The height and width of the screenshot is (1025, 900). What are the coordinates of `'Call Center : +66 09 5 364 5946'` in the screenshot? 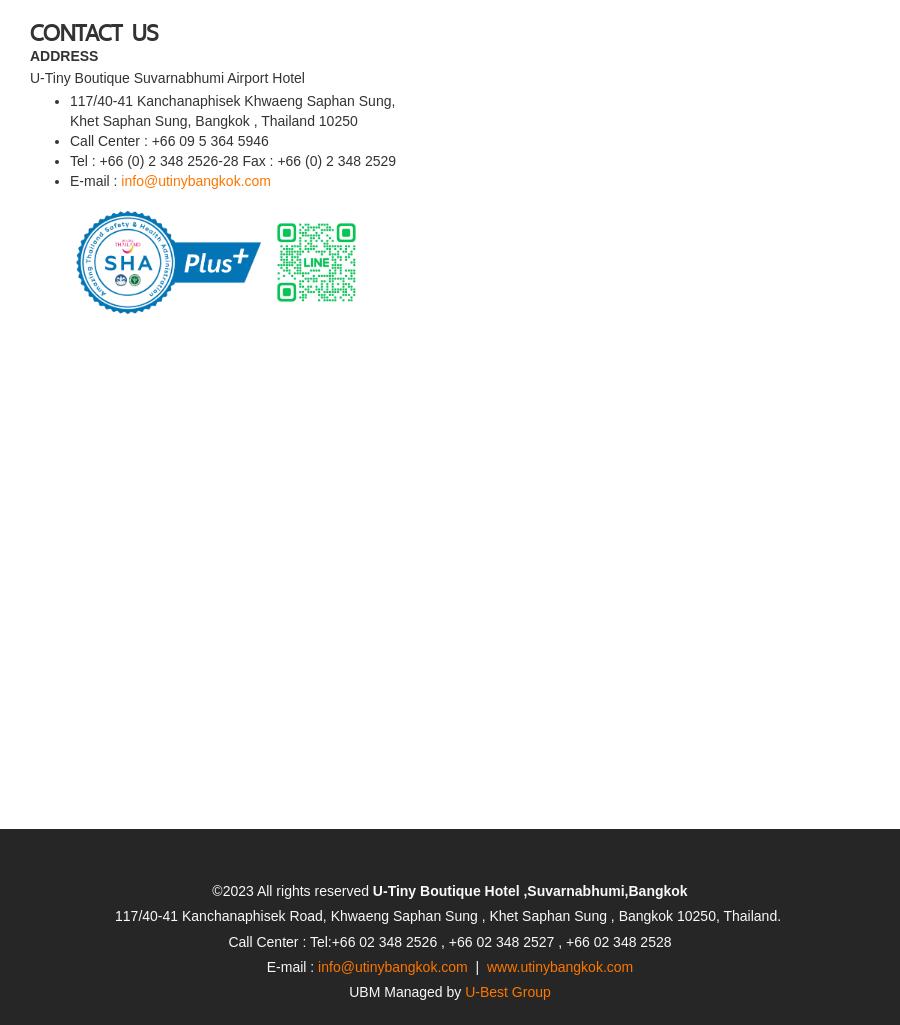 It's located at (171, 83).